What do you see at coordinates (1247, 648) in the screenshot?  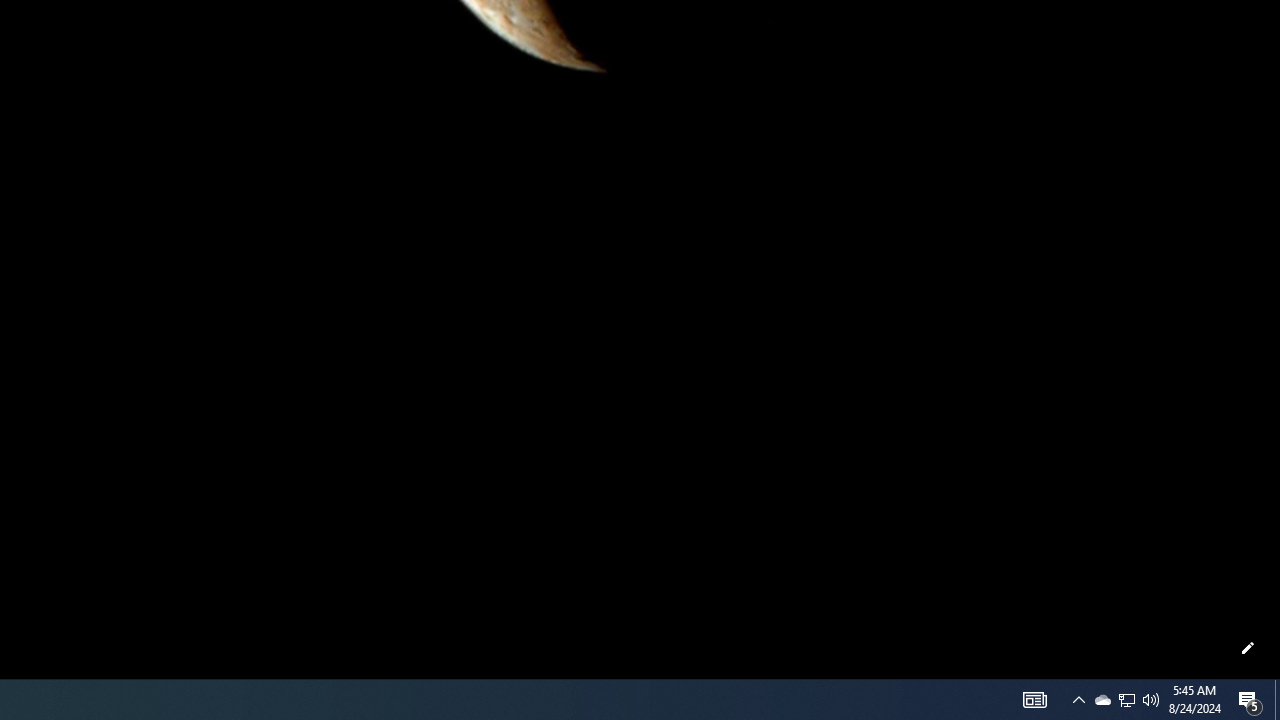 I see `'Customize this page'` at bounding box center [1247, 648].